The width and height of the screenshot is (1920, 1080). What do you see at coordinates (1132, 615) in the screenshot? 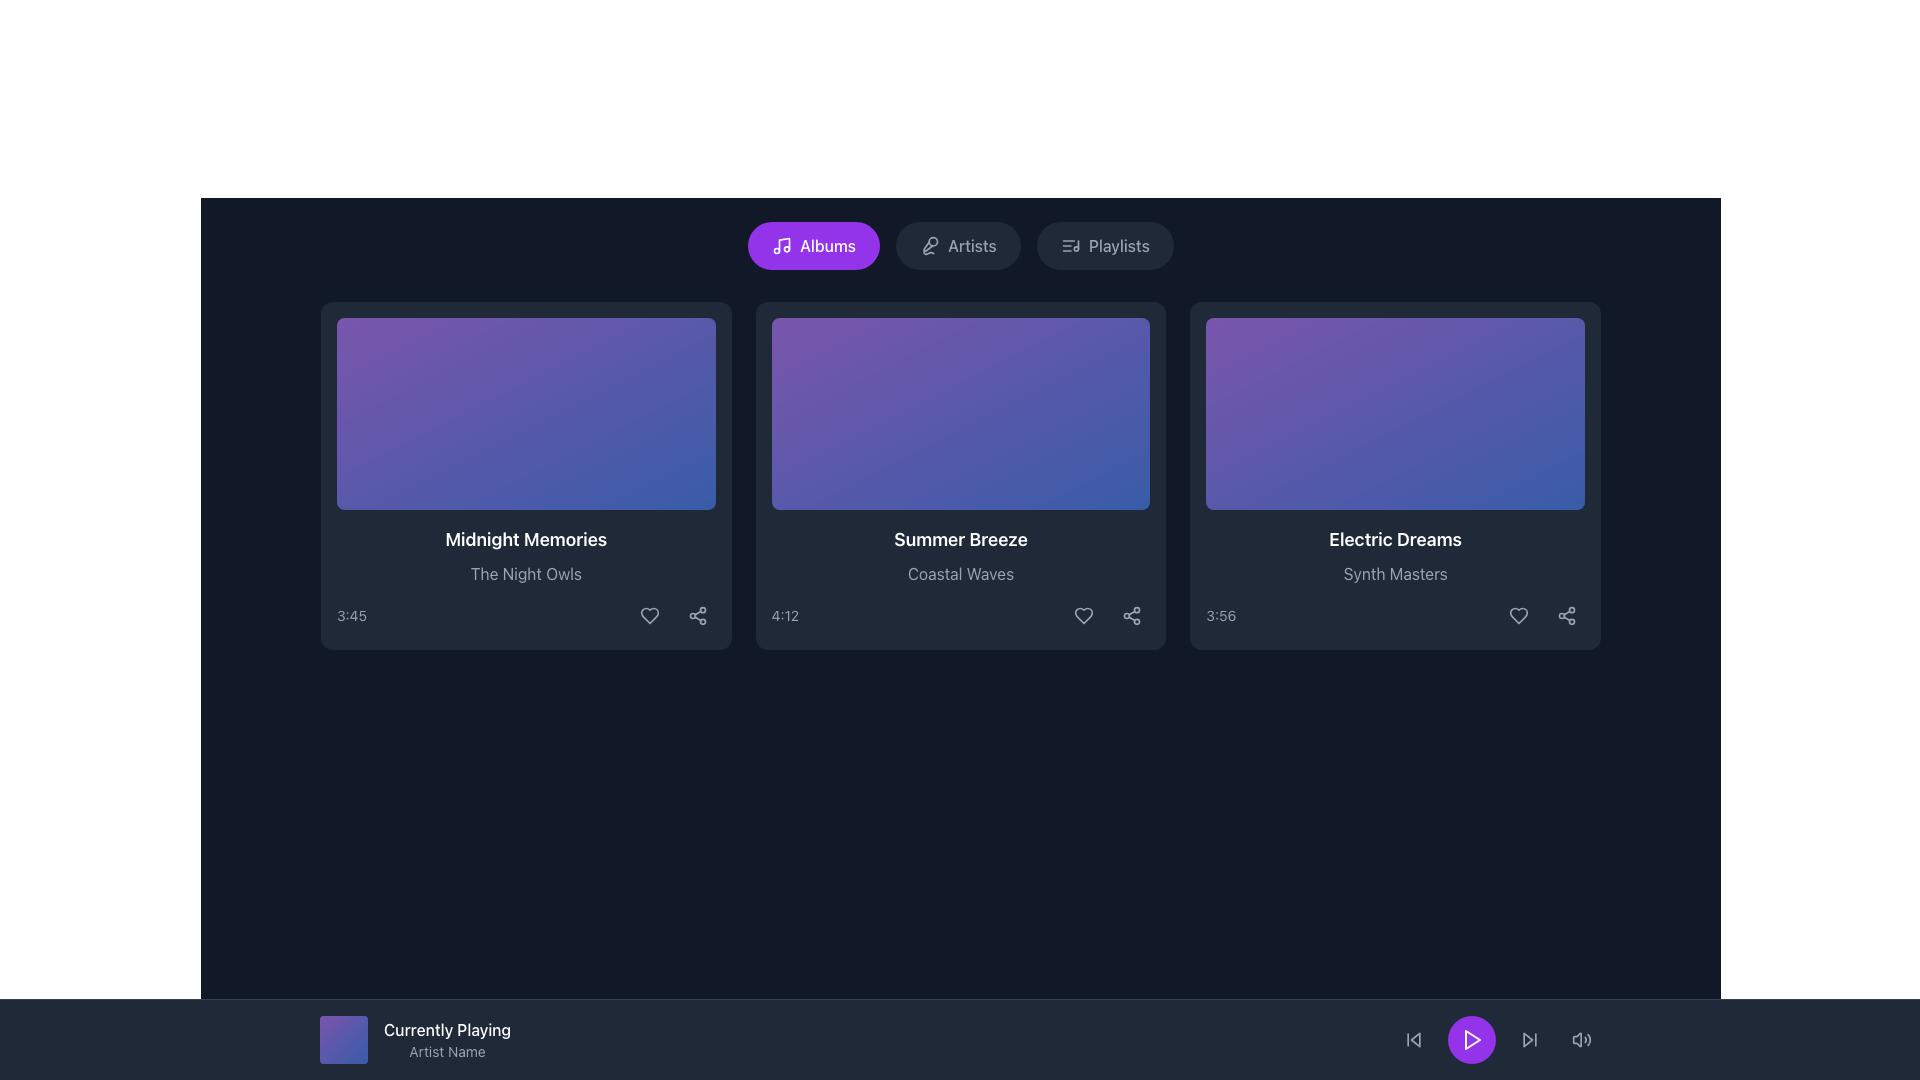
I see `the share icon in the footer of the 'Summer Breeze' card to change its color to blue` at bounding box center [1132, 615].